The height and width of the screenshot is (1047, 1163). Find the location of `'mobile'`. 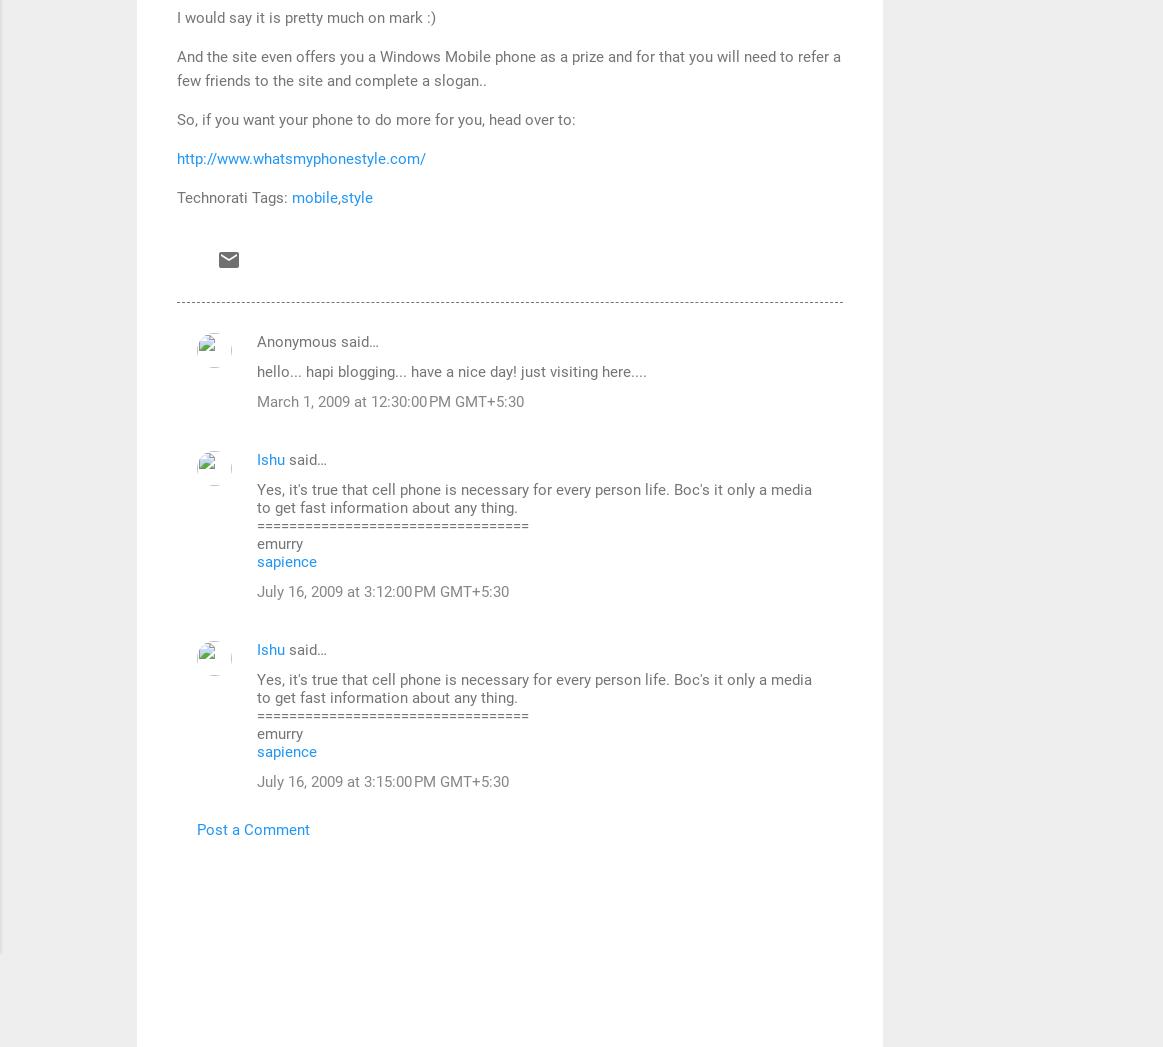

'mobile' is located at coordinates (313, 196).